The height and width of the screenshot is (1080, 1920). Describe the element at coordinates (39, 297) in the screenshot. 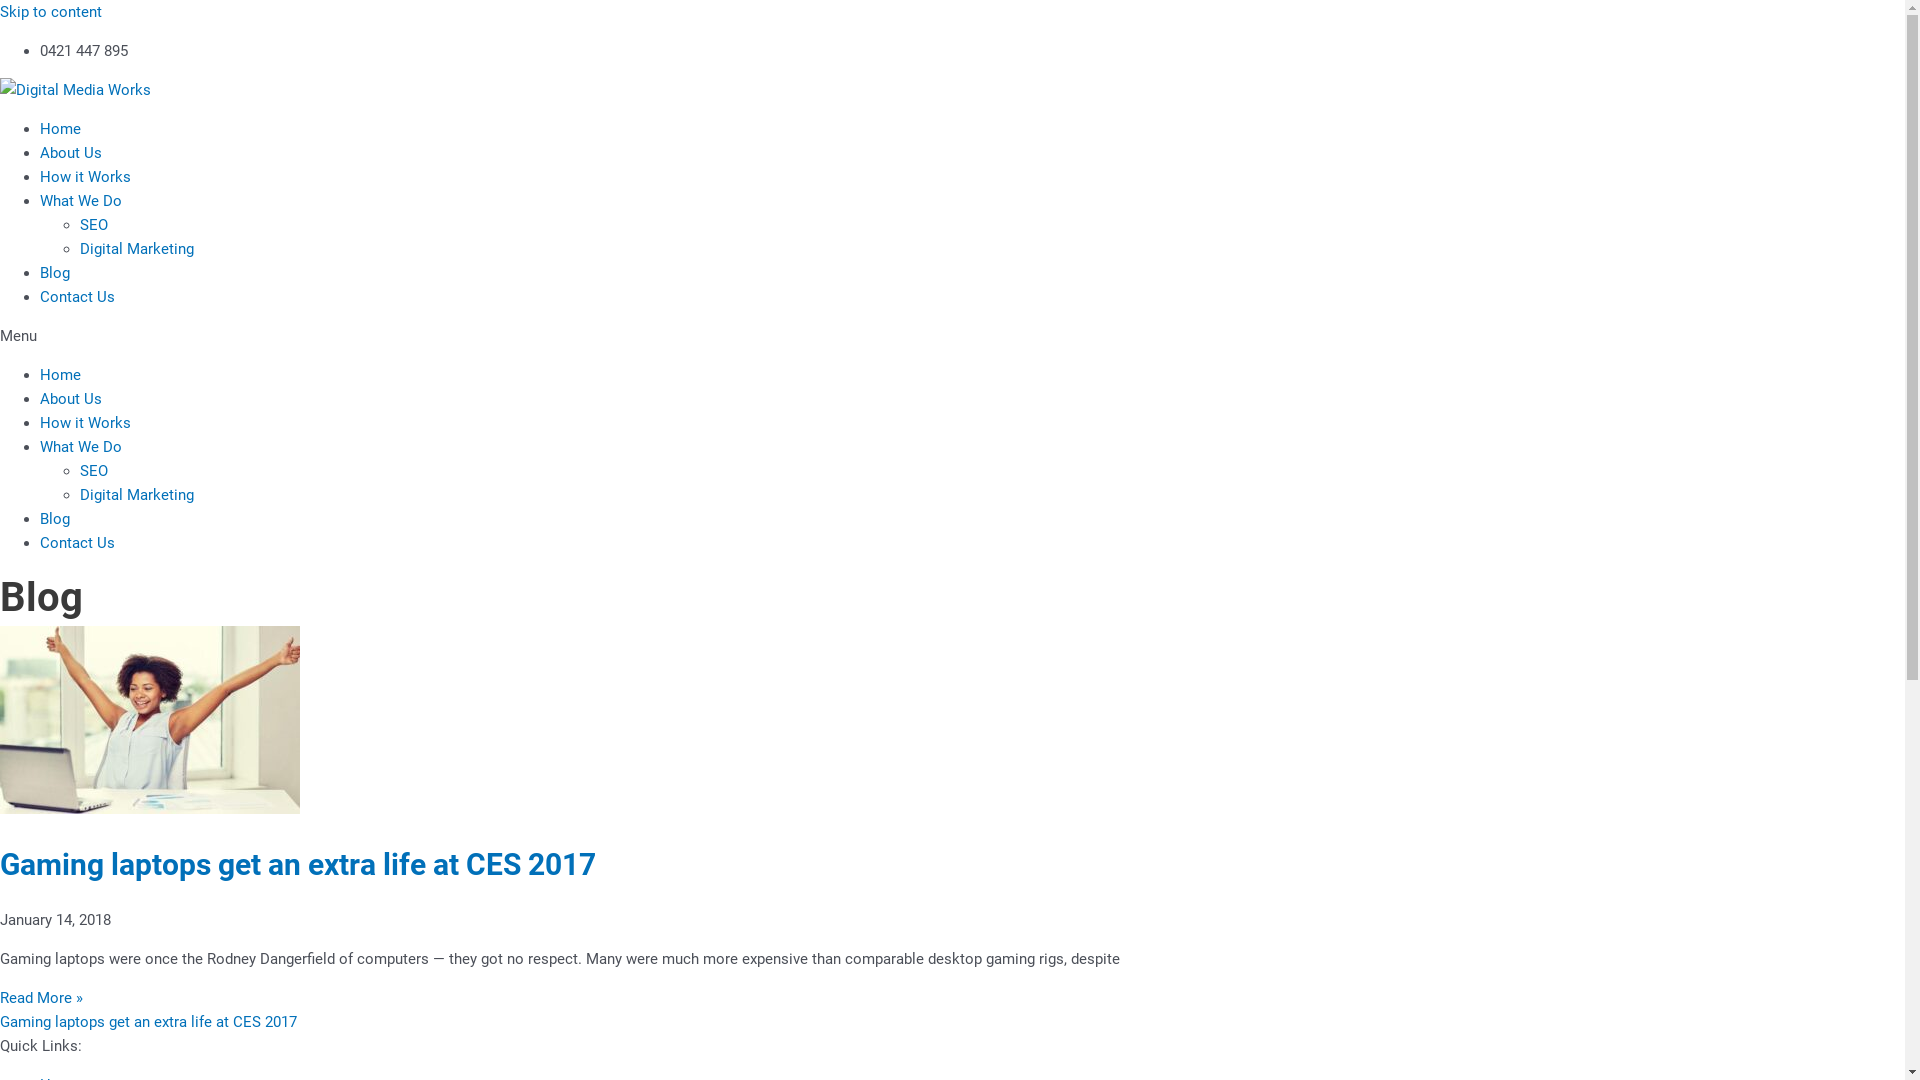

I see `'Contact Us'` at that location.